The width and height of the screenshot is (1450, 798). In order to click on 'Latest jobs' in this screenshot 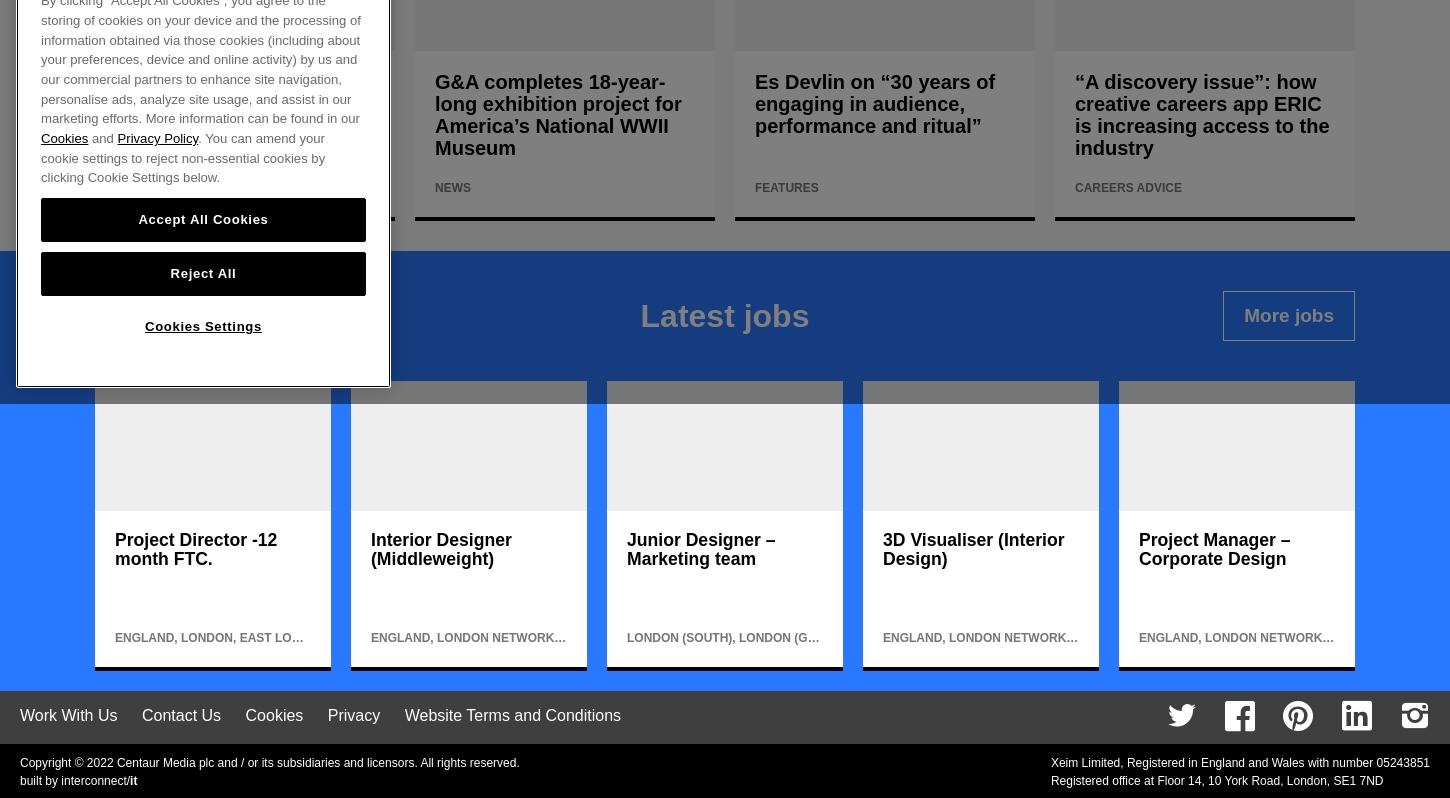, I will do `click(723, 314)`.